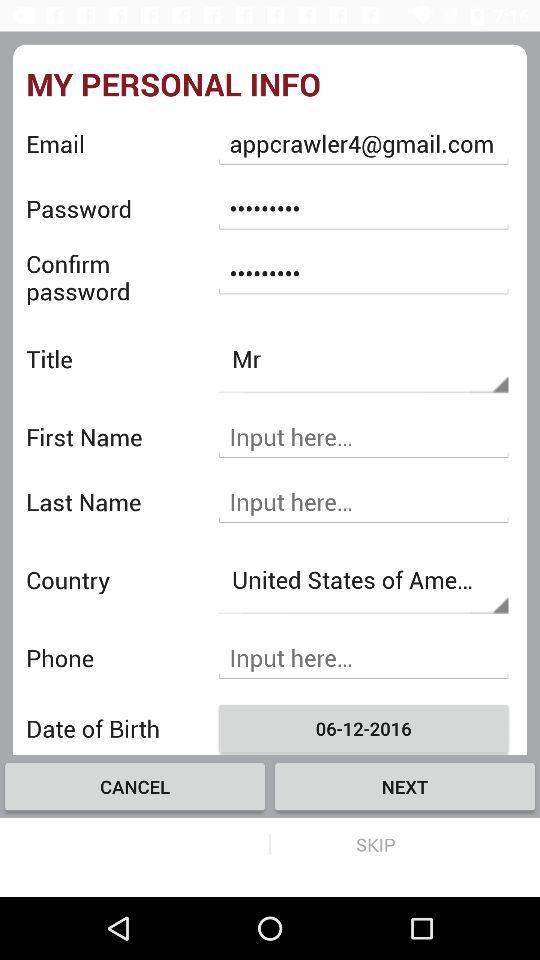  Describe the element at coordinates (362, 501) in the screenshot. I see `last name entry field` at that location.